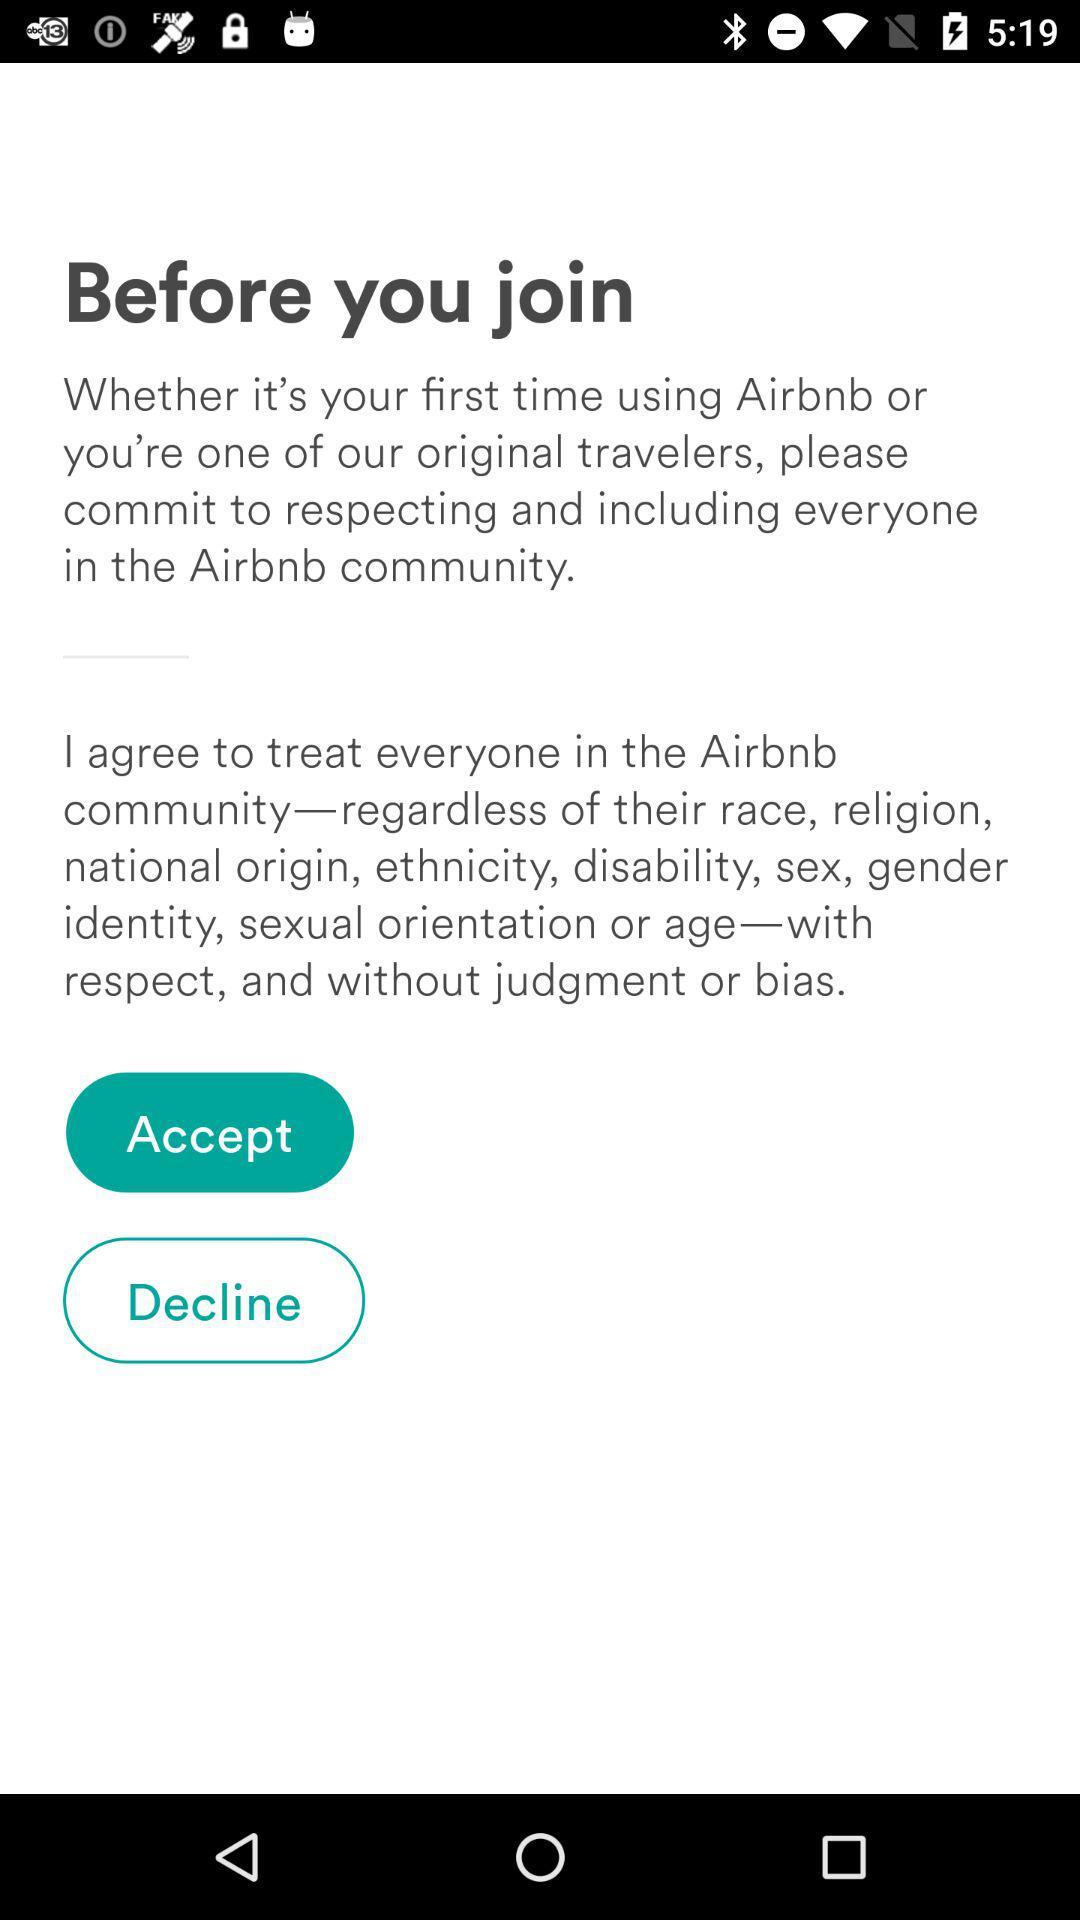 The image size is (1080, 1920). What do you see at coordinates (214, 1300) in the screenshot?
I see `decline item` at bounding box center [214, 1300].